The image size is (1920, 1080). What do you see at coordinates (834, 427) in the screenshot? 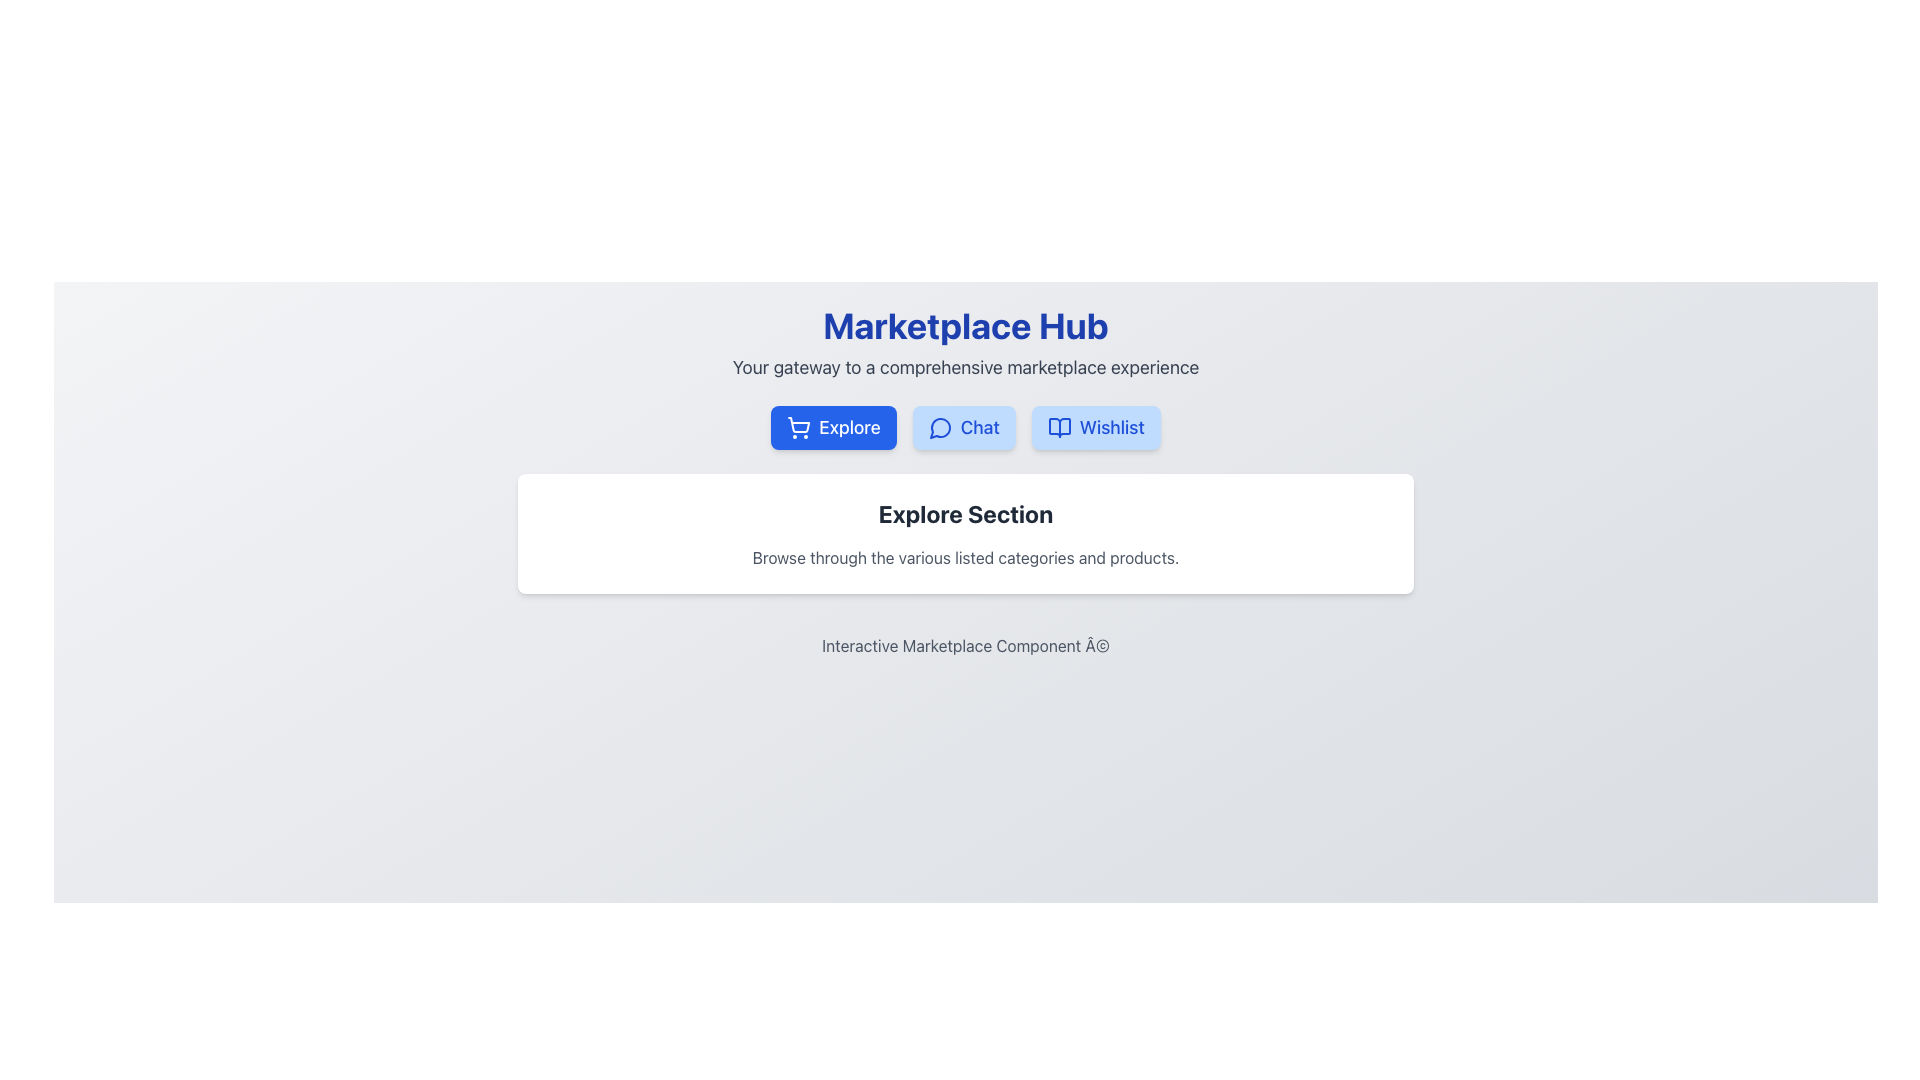
I see `the blue button labeled 'Explore' with a shopping cart icon to change its shadow effect` at bounding box center [834, 427].